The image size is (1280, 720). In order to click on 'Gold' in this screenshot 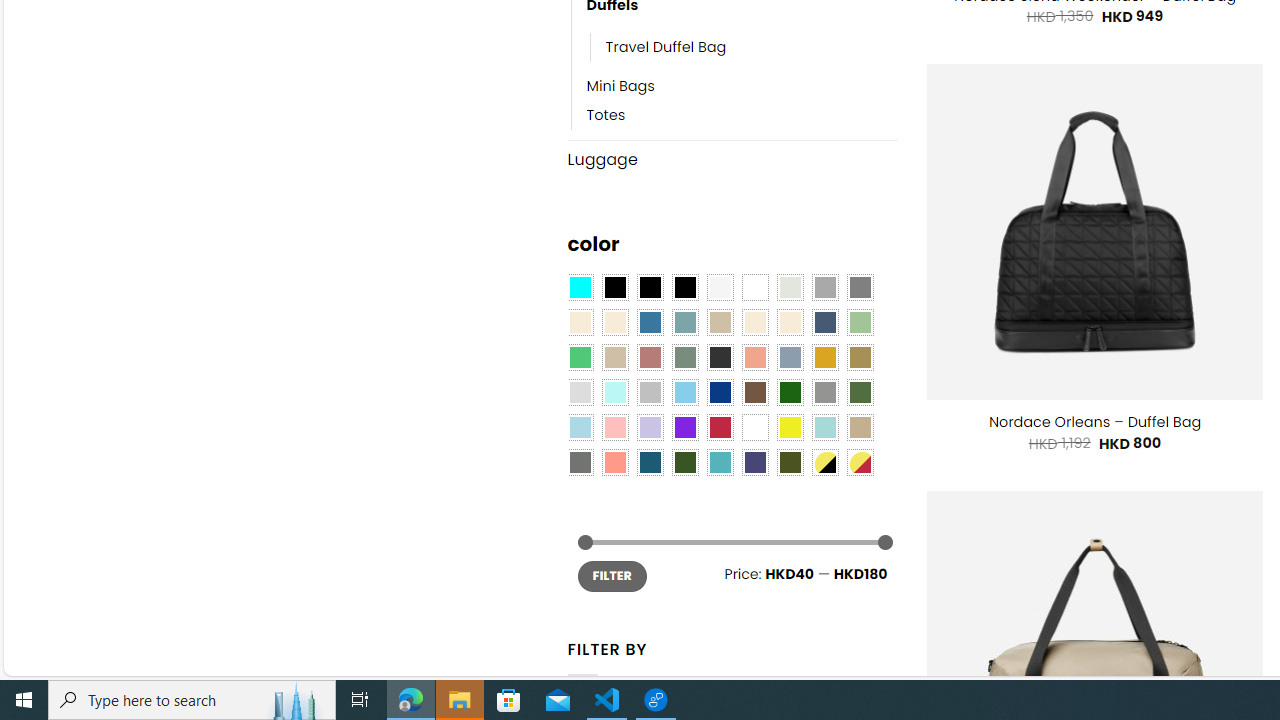, I will do `click(824, 356)`.